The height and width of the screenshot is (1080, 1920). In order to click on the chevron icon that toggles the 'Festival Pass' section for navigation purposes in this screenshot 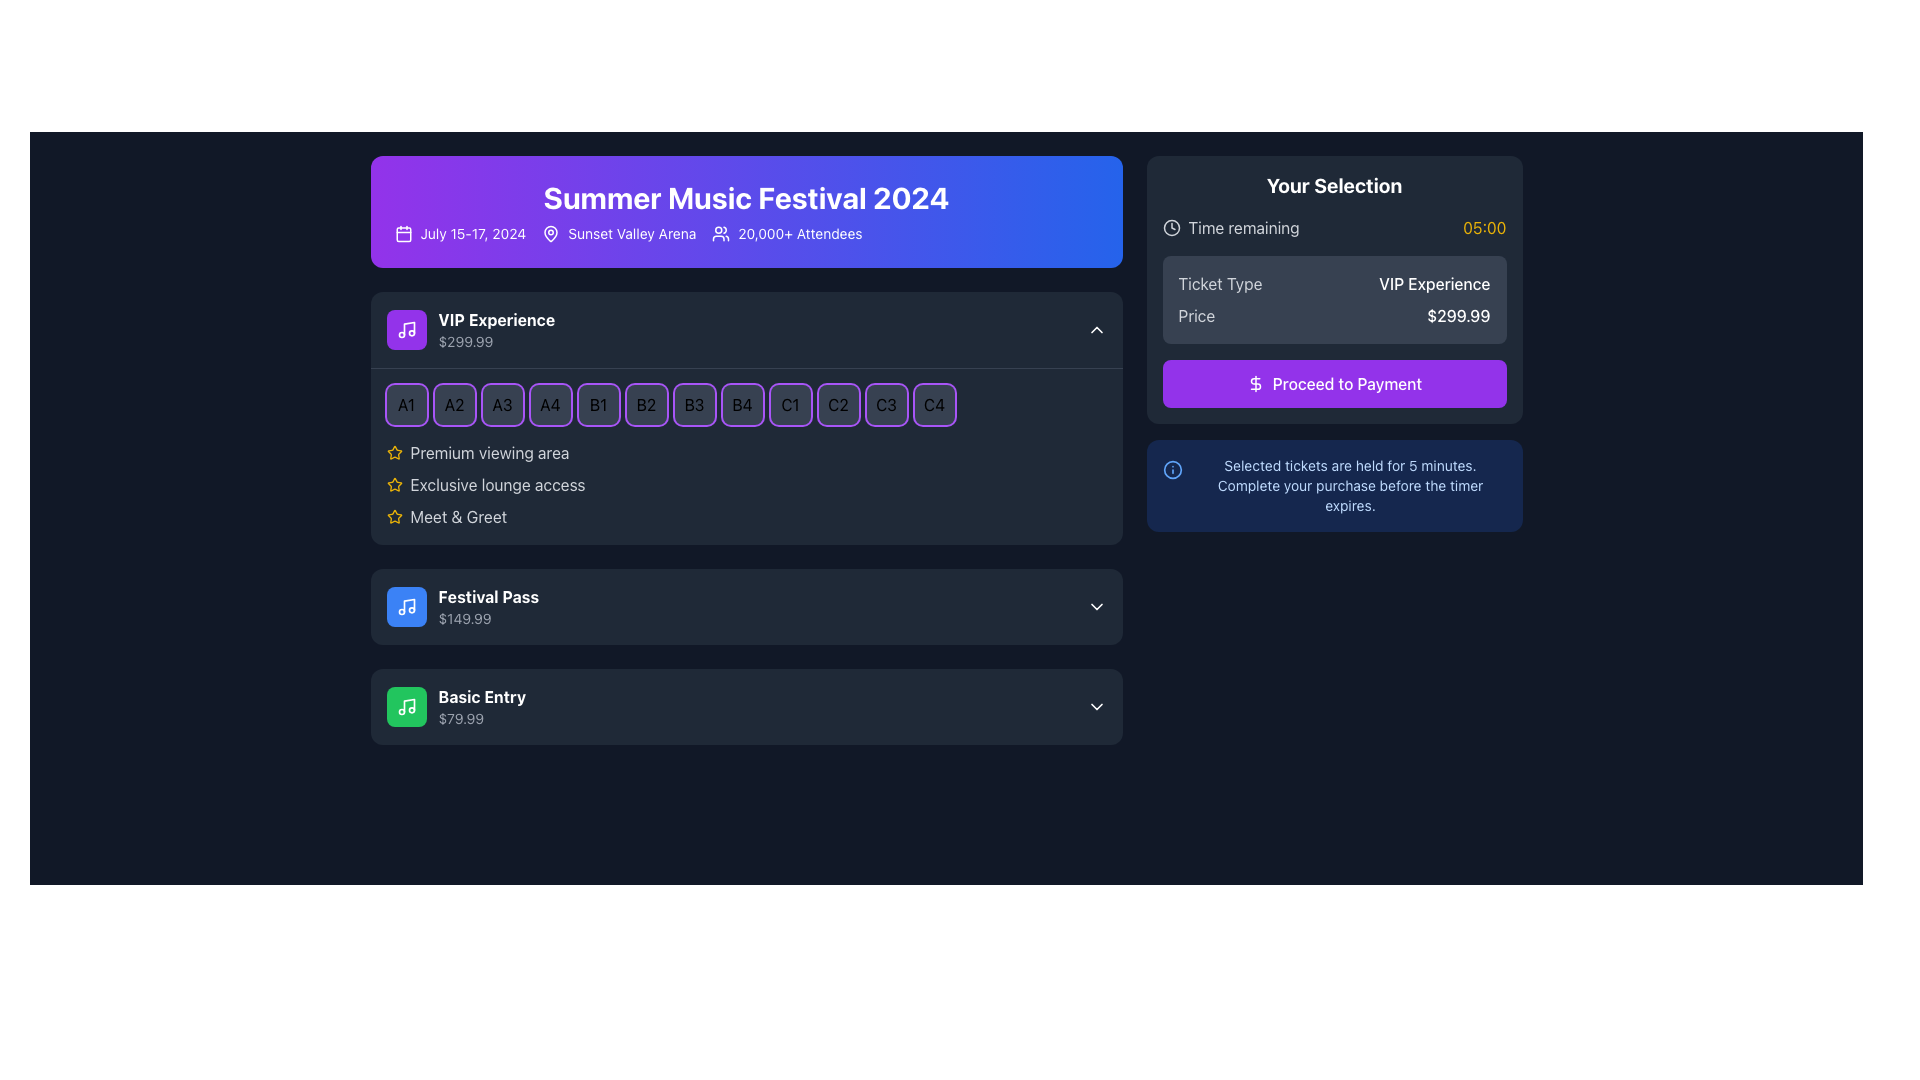, I will do `click(1095, 605)`.